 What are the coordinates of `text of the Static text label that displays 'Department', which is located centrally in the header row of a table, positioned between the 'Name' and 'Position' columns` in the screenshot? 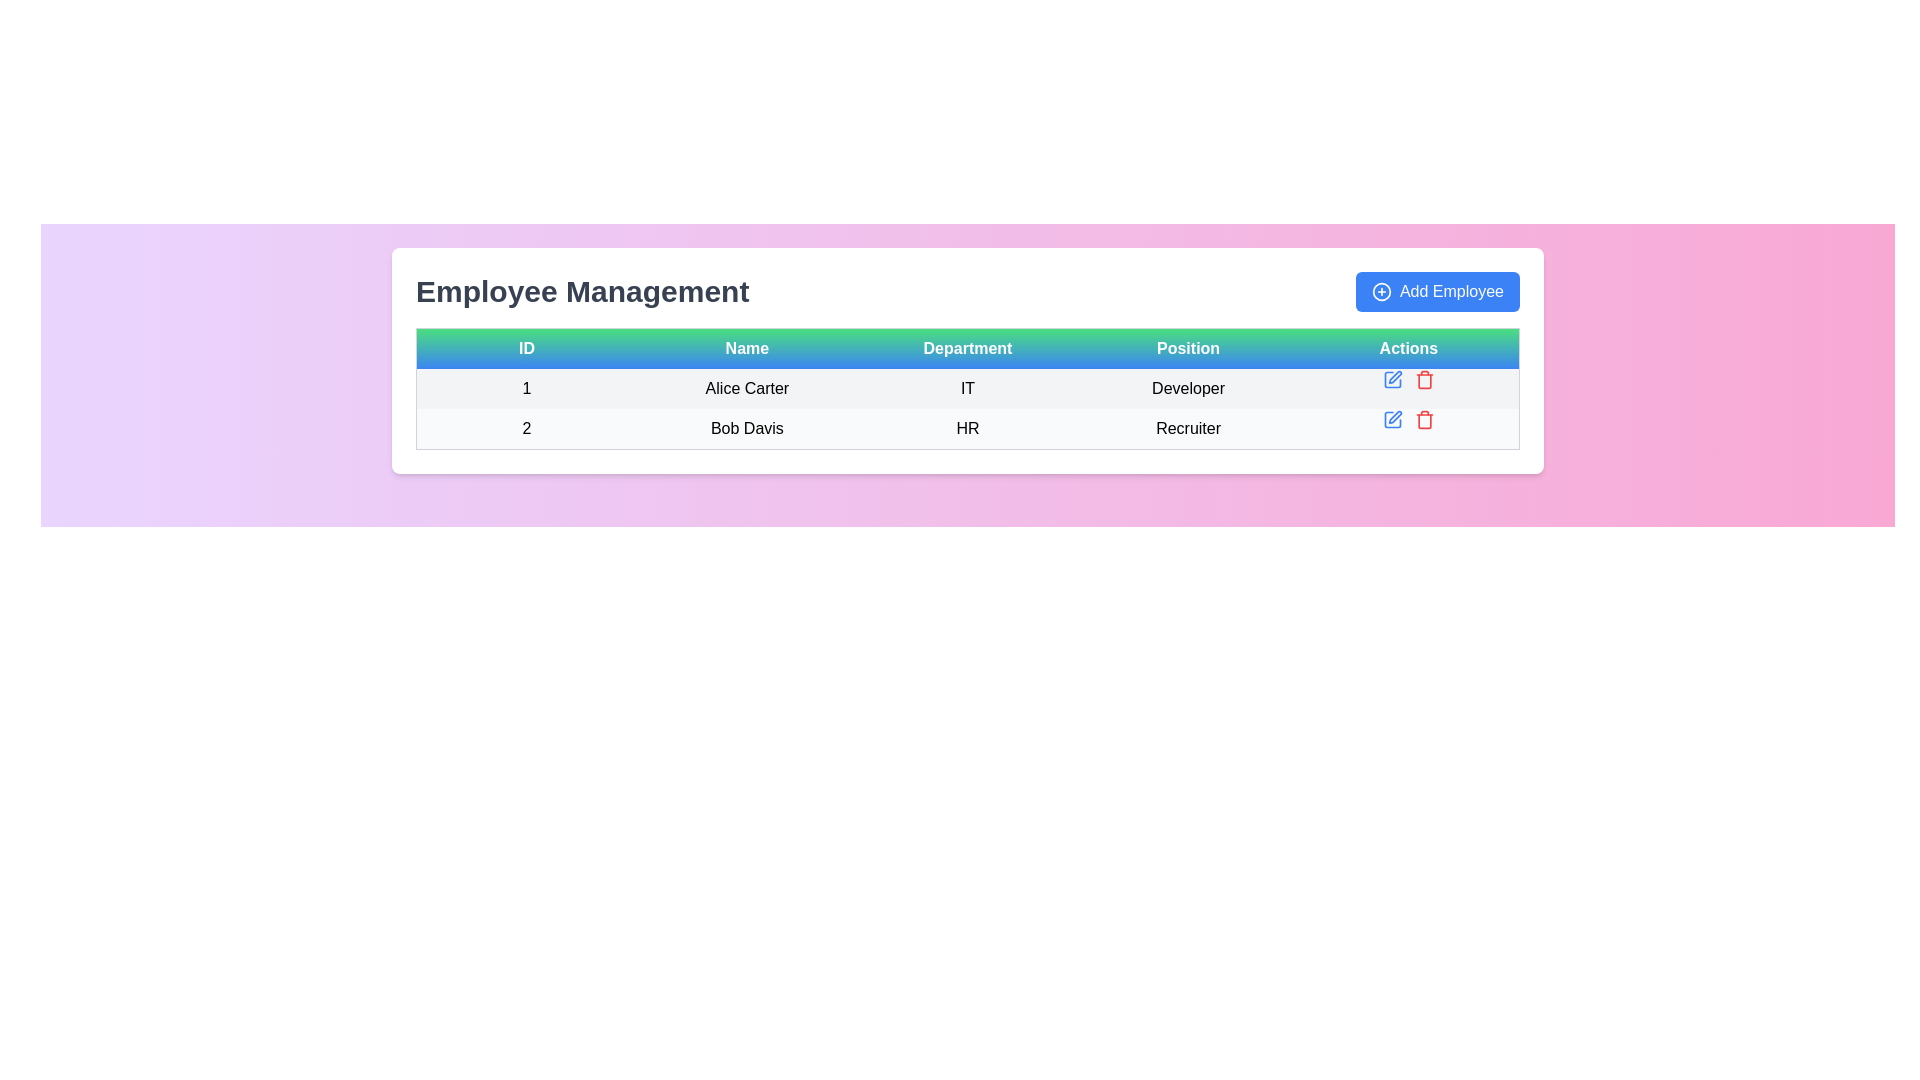 It's located at (968, 347).